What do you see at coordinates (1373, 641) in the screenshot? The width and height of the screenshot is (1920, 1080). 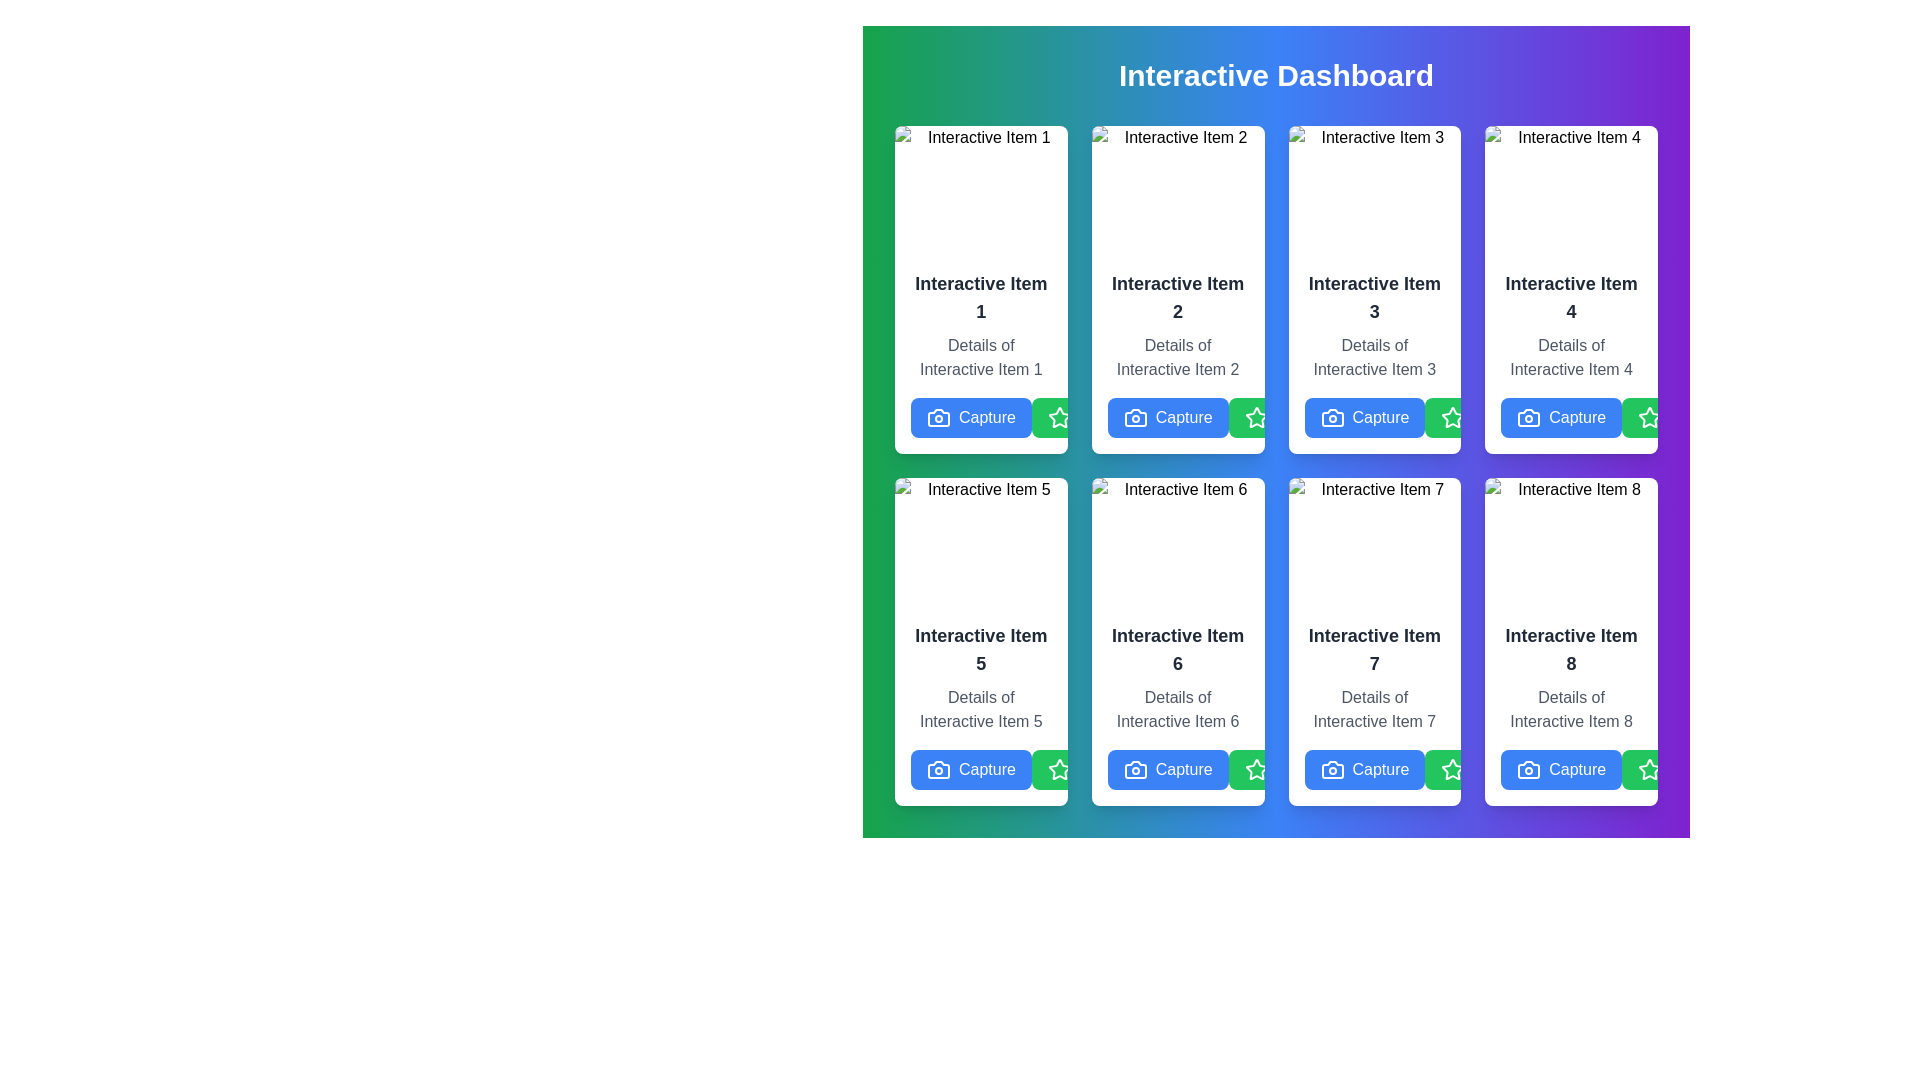 I see `the Card displaying content details and actions located in the second row, third column of the grid layout` at bounding box center [1373, 641].